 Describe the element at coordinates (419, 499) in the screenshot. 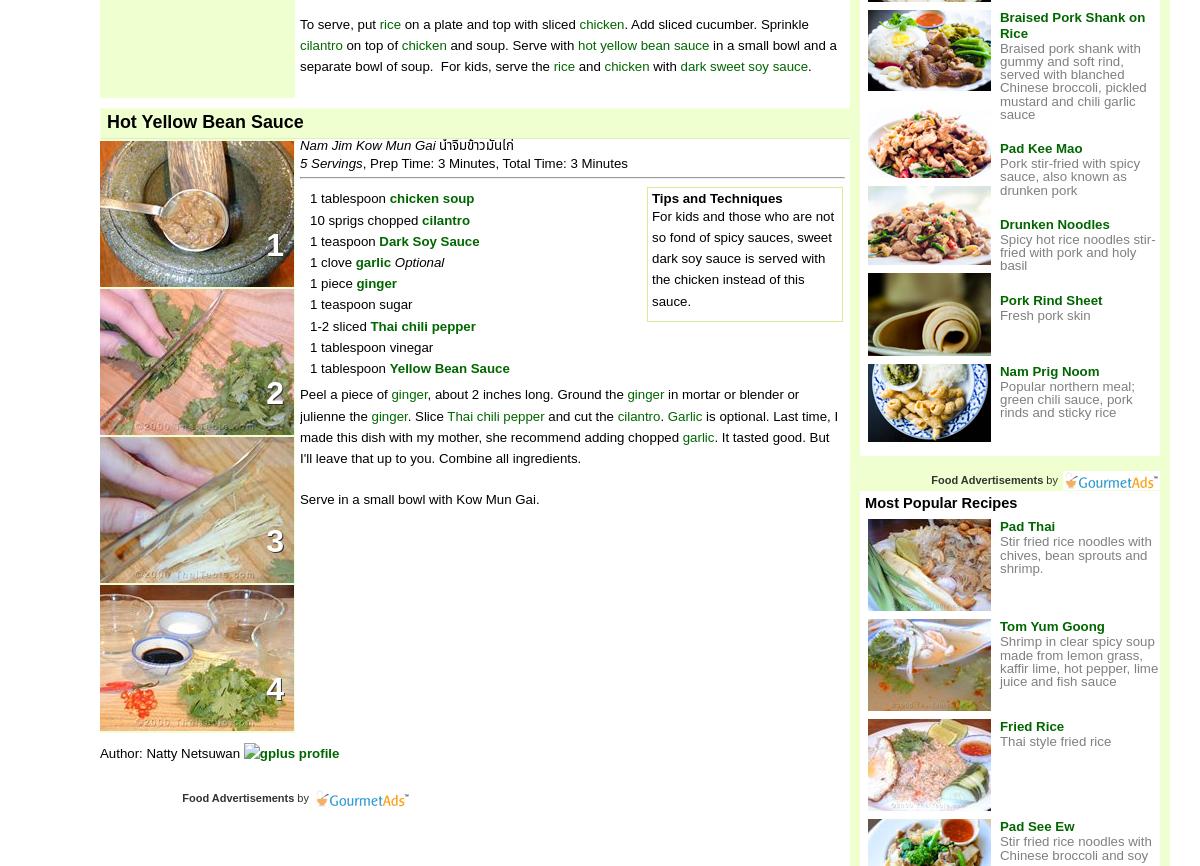

I see `'Serve in a small bowl with Kow Mun Gai.'` at that location.